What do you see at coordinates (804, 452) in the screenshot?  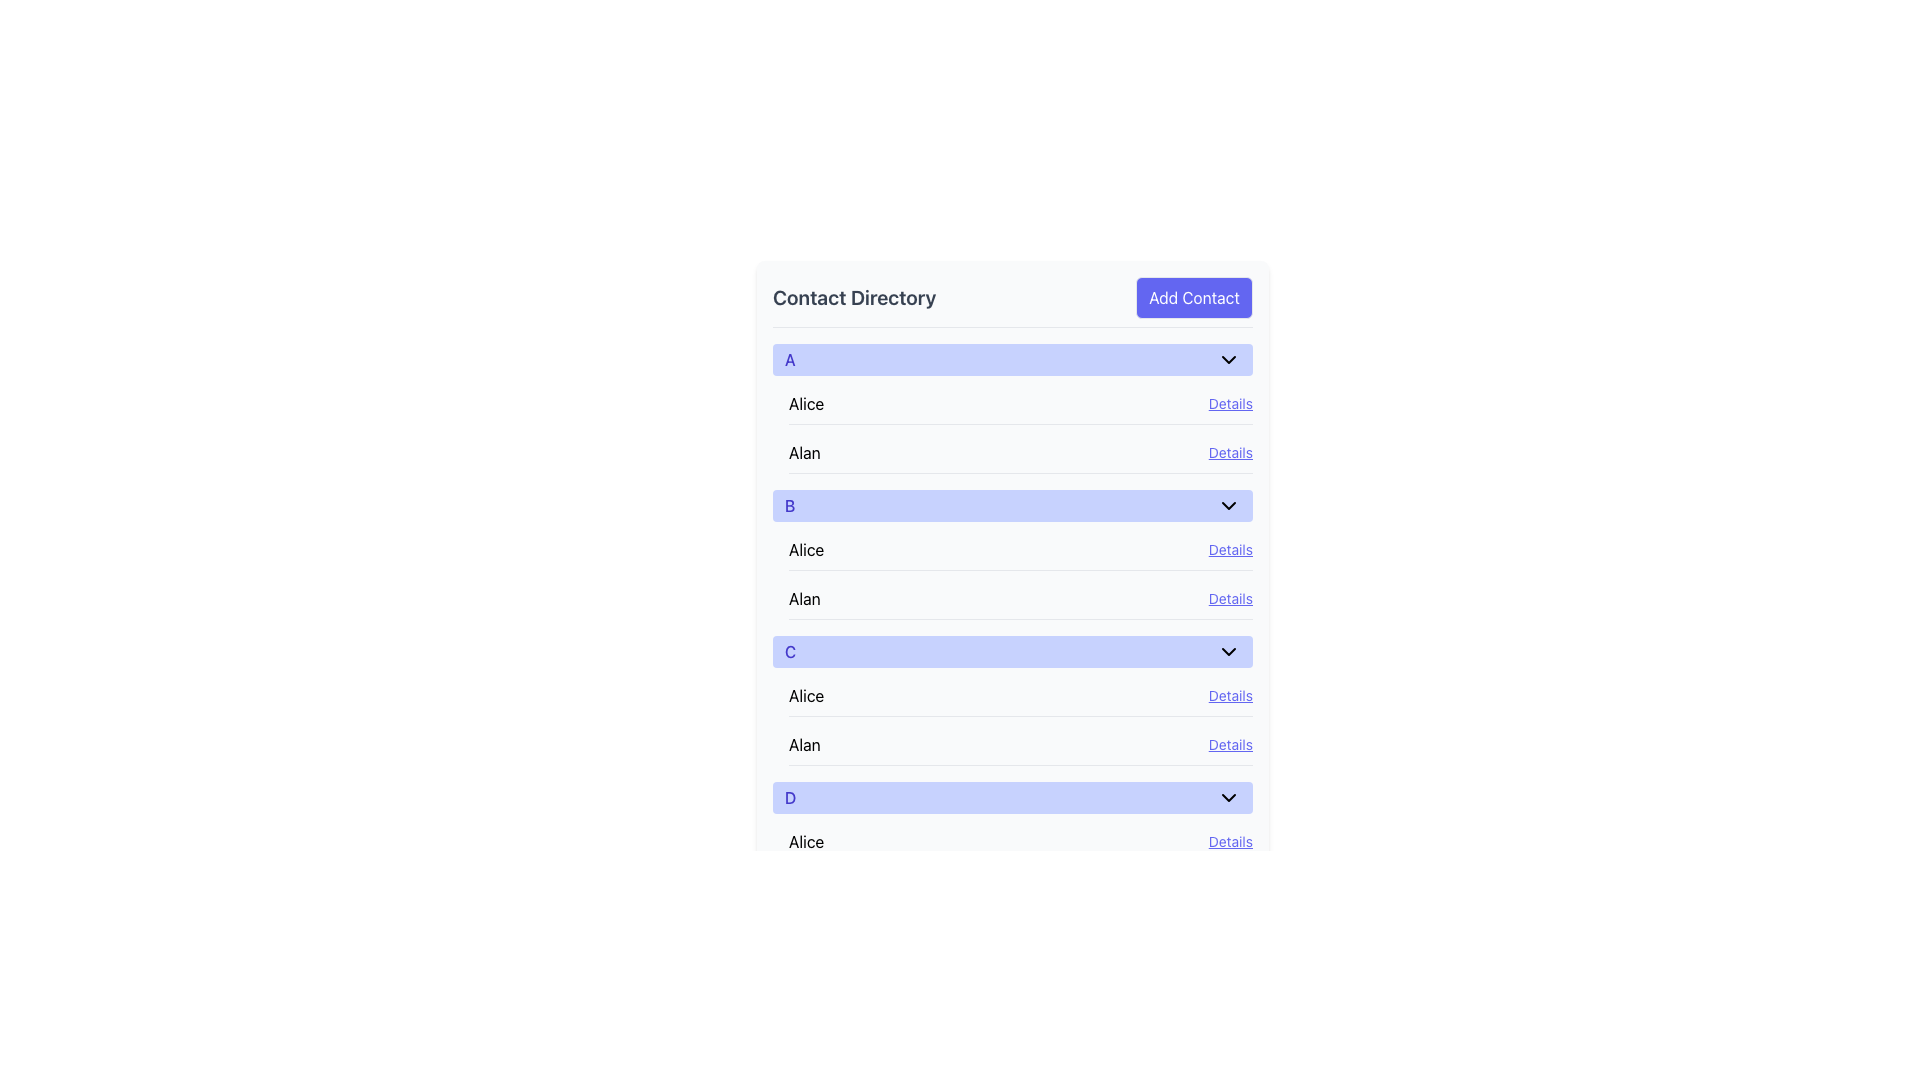 I see `the text label displaying the name 'Alan', which serves as an identifier in the list under section 'A'` at bounding box center [804, 452].